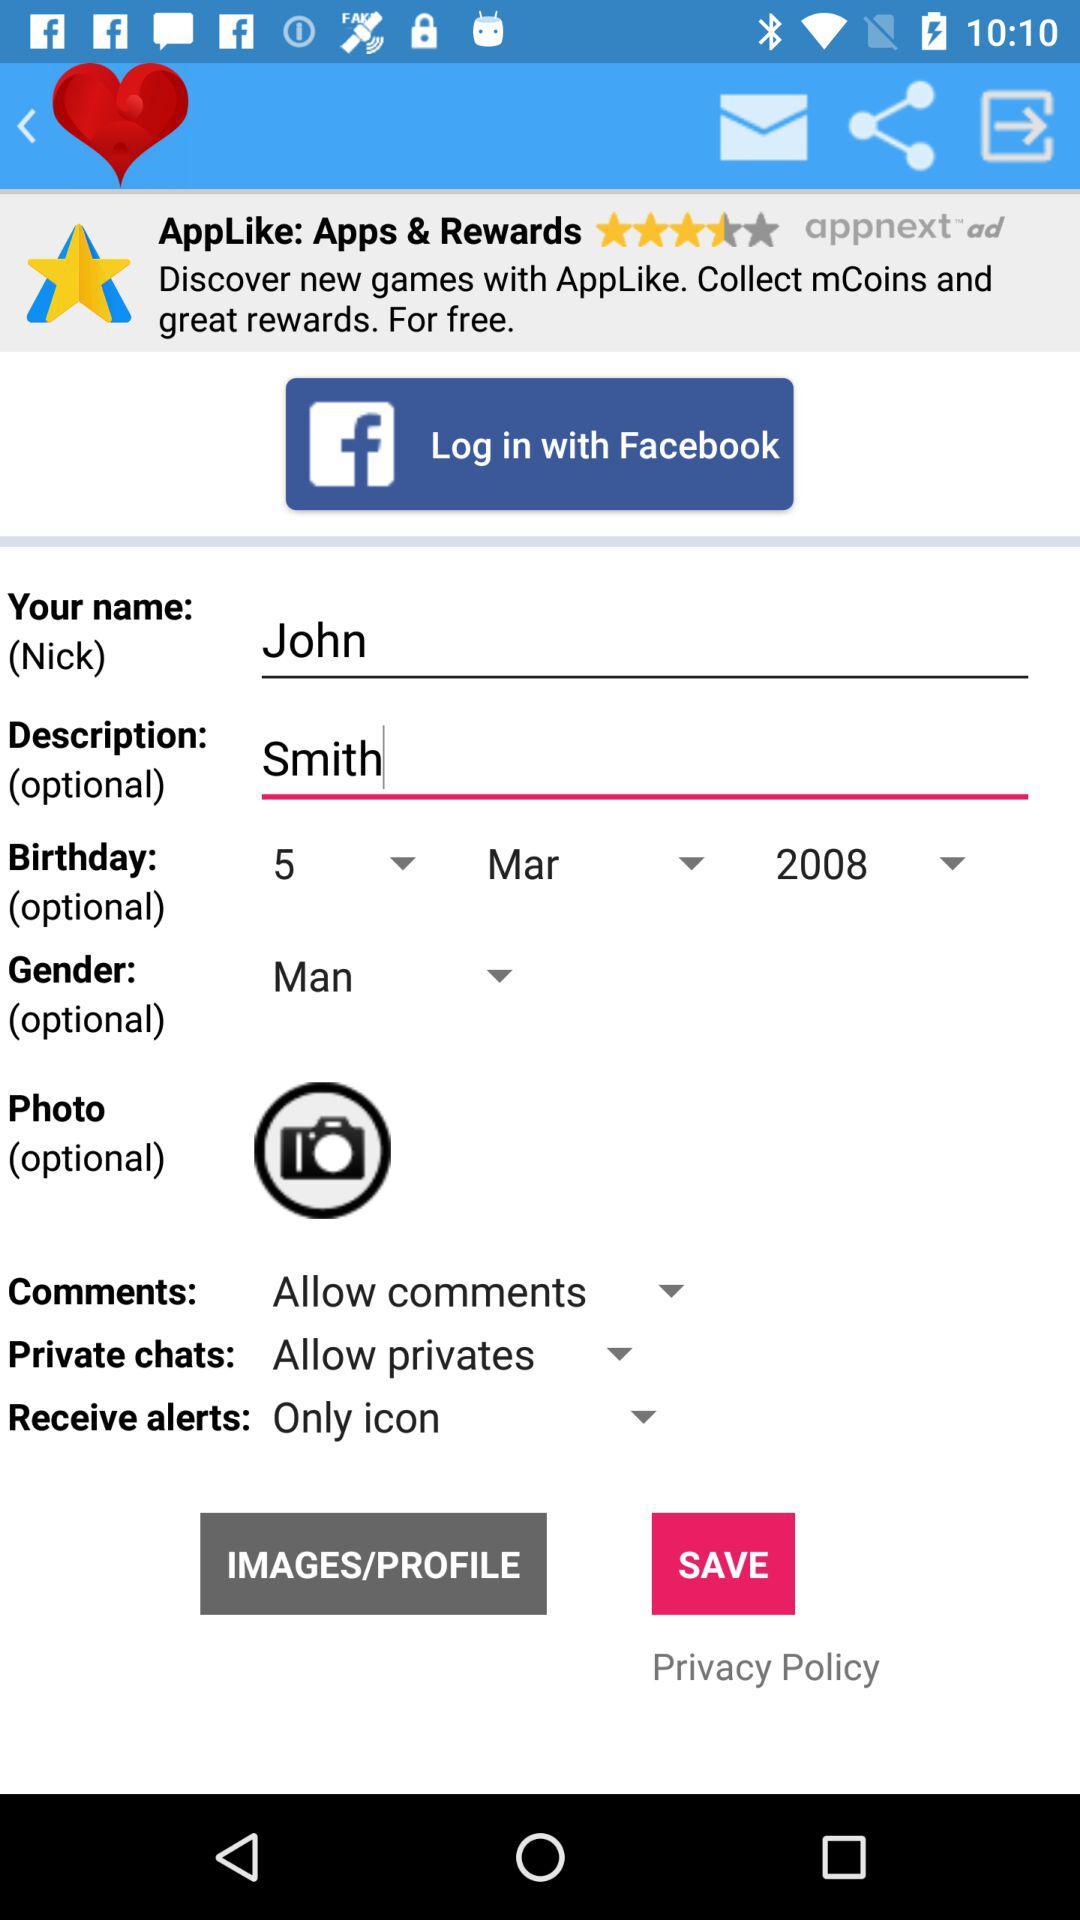 Image resolution: width=1080 pixels, height=1920 pixels. What do you see at coordinates (890, 124) in the screenshot?
I see `share profile` at bounding box center [890, 124].